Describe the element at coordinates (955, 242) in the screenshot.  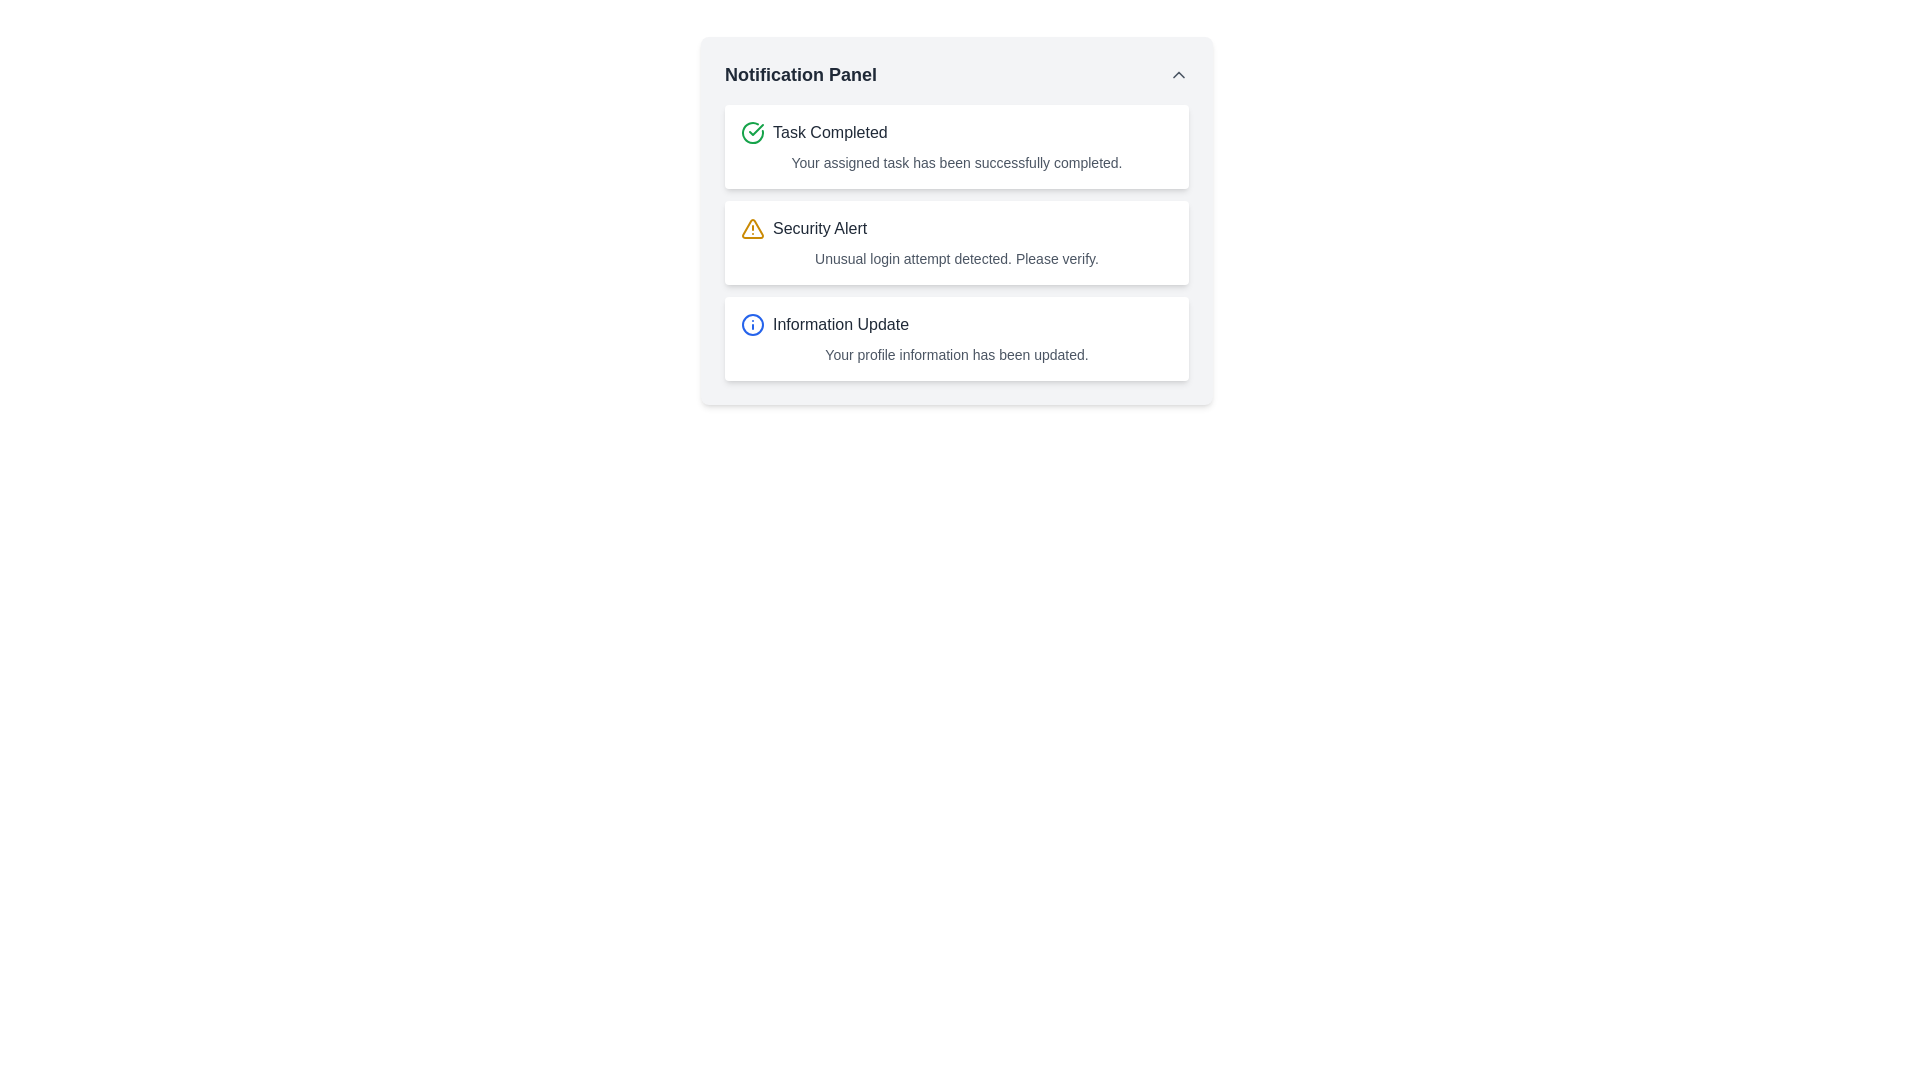
I see `the 'Security Alert' informational message component located in the Notification Panel, which is the second notification in the vertical list` at that location.